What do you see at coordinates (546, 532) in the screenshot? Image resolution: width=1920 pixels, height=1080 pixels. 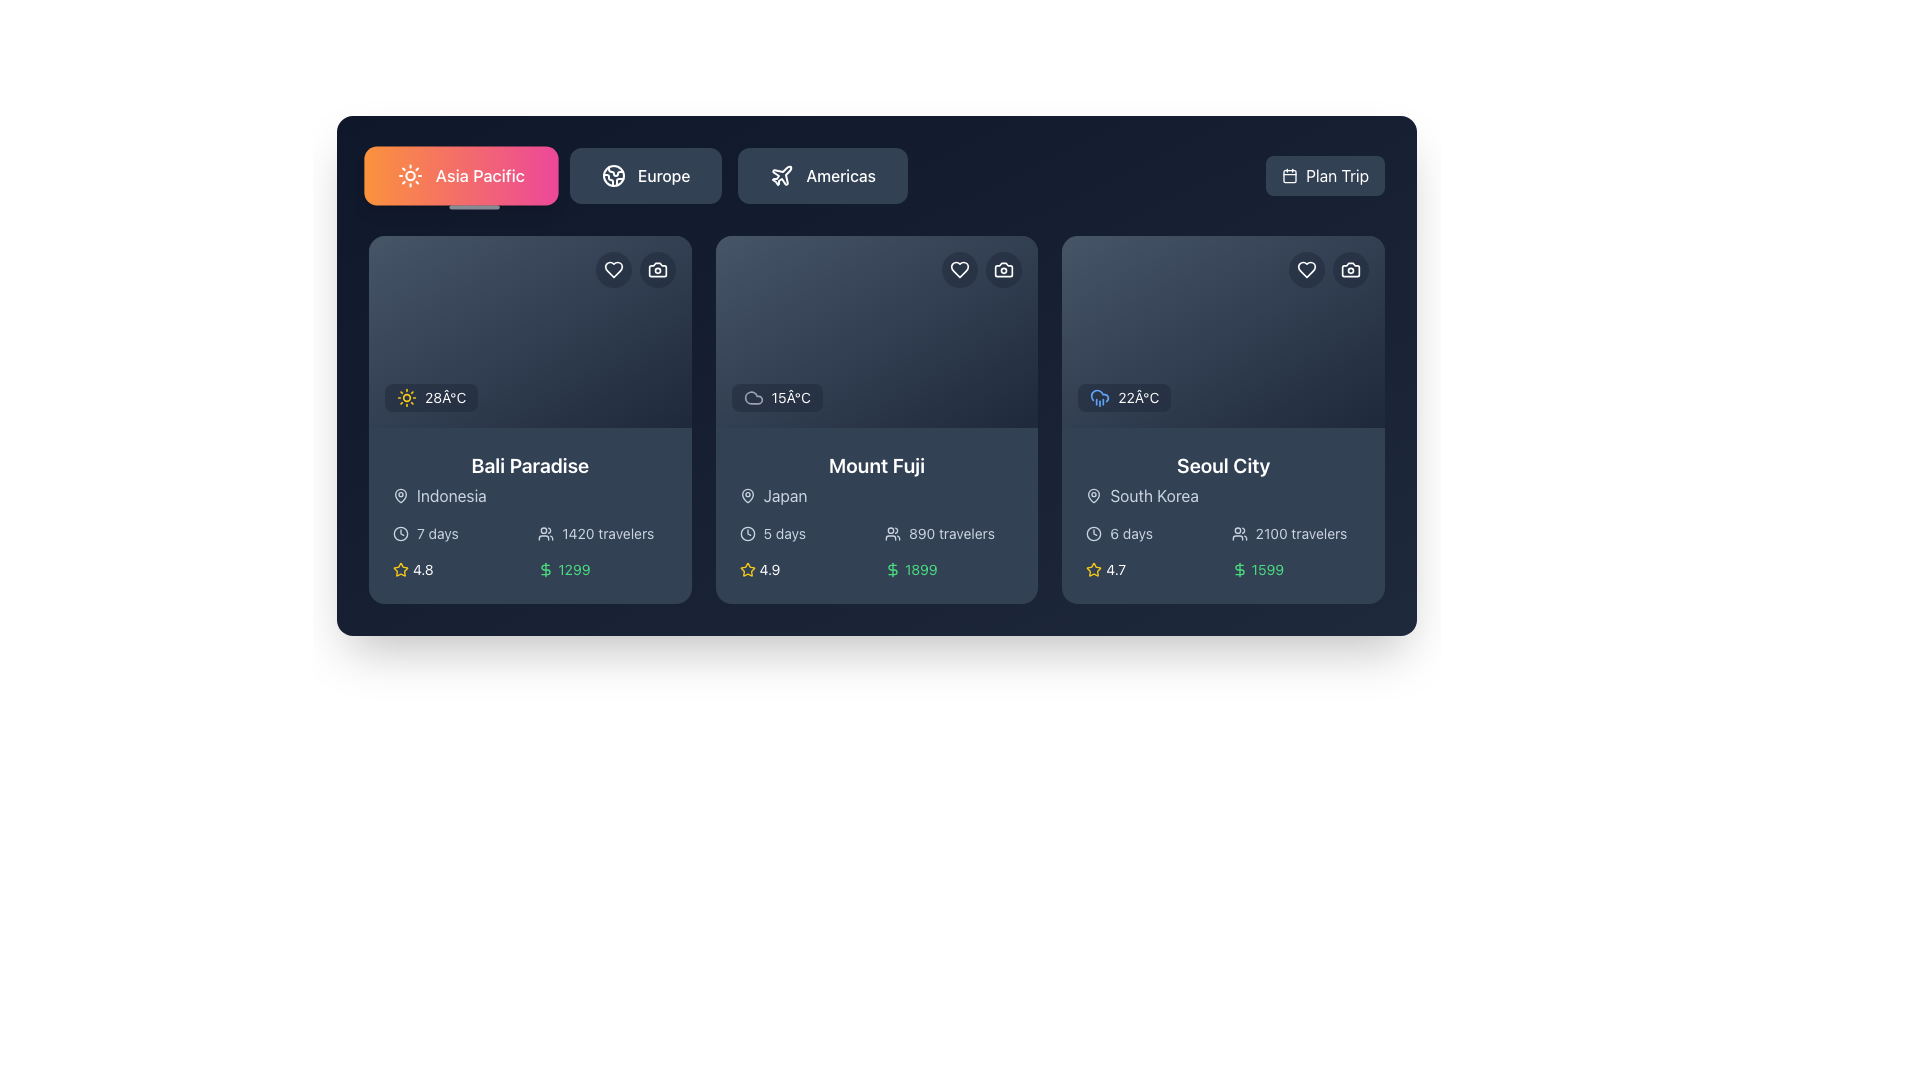 I see `the icon representing '1420 travelers' located to the left of the text within the group below 'Bali Paradise'` at bounding box center [546, 532].